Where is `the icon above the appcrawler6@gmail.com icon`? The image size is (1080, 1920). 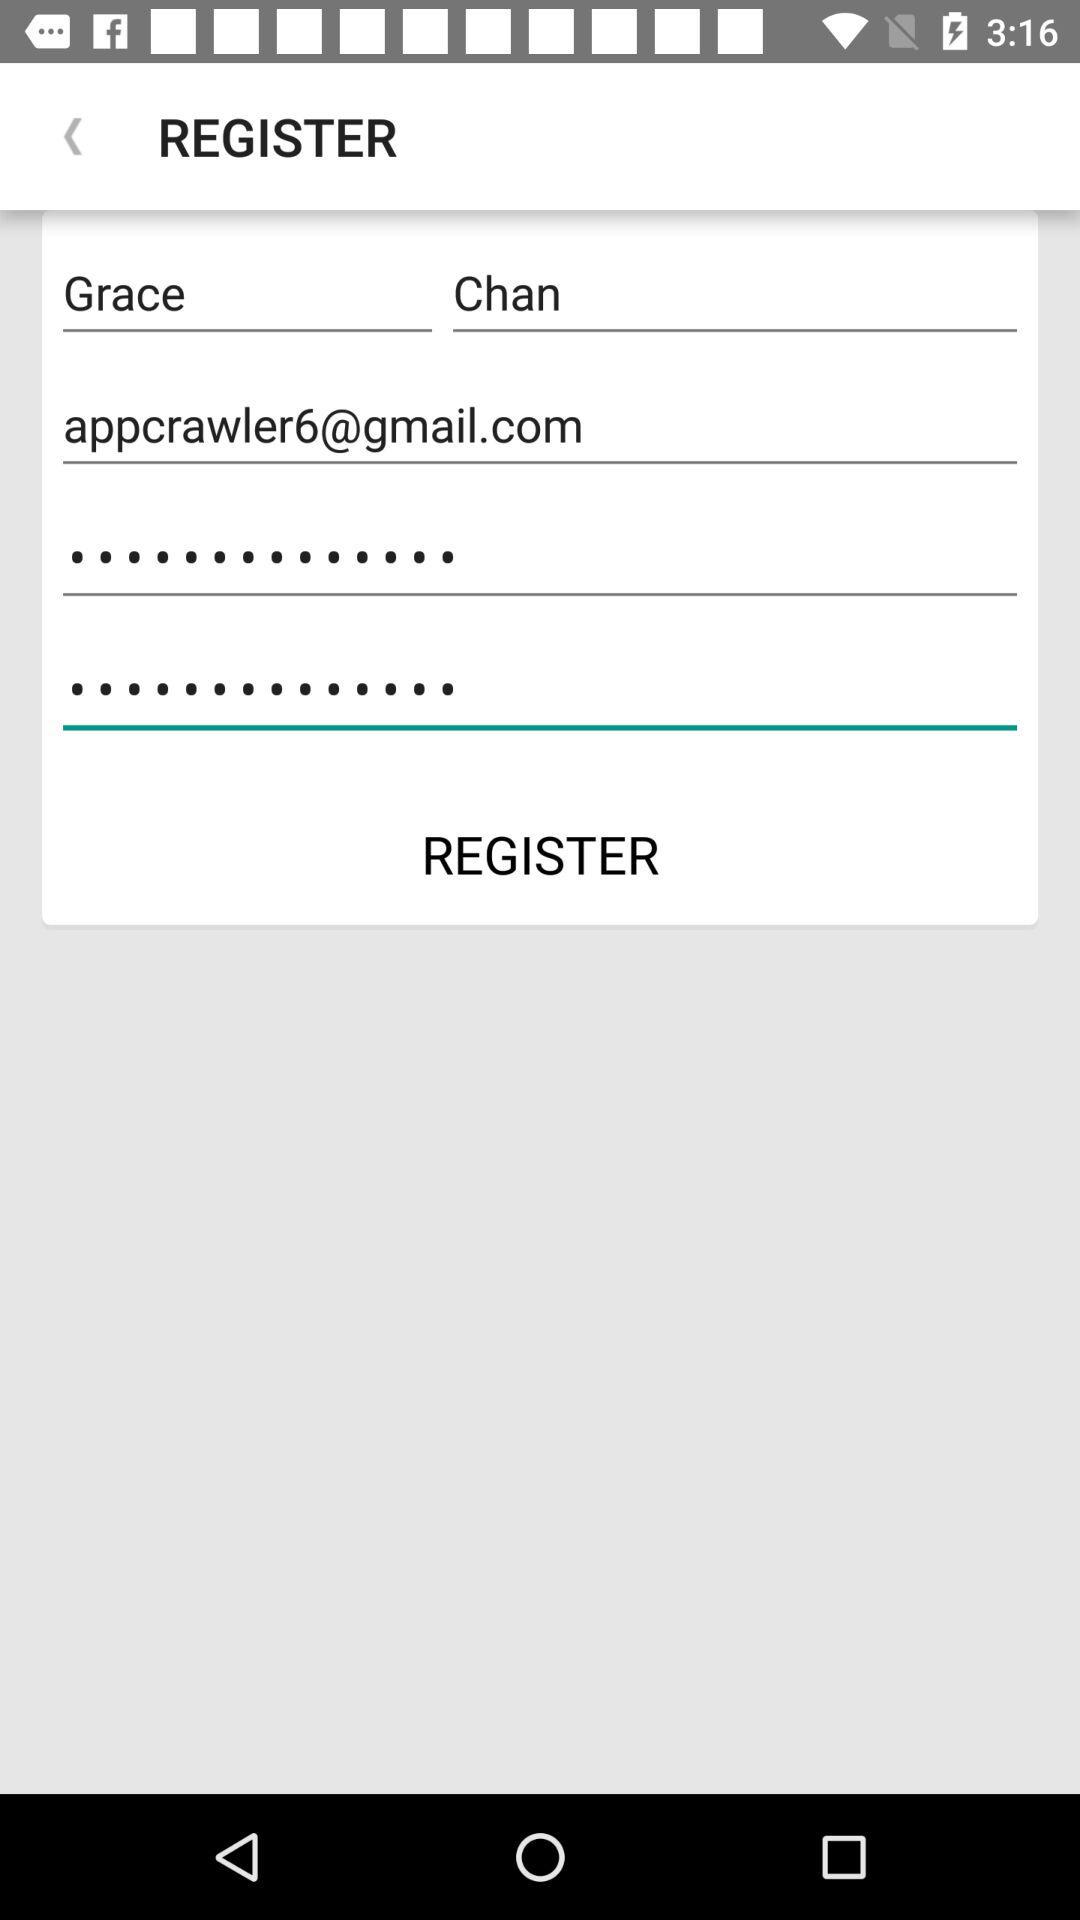
the icon above the appcrawler6@gmail.com icon is located at coordinates (246, 292).